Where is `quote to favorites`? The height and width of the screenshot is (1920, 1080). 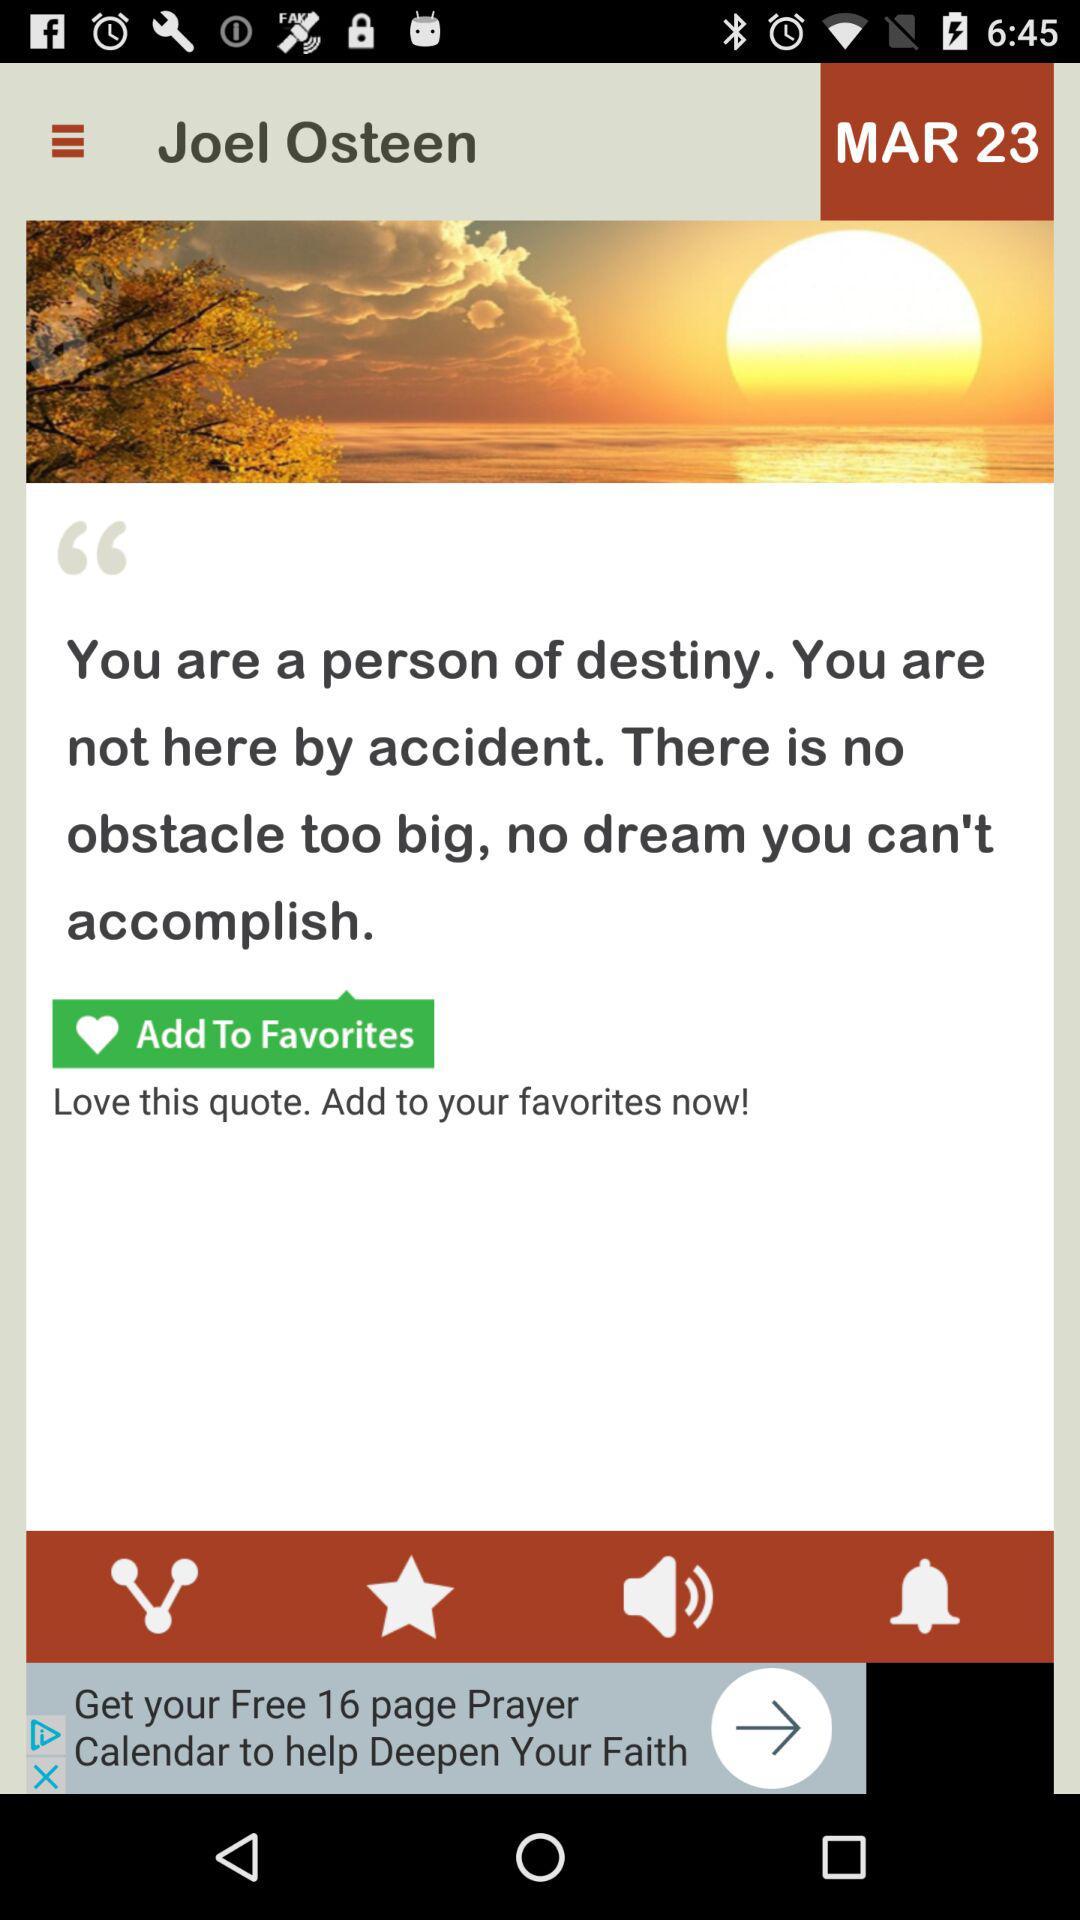
quote to favorites is located at coordinates (242, 1032).